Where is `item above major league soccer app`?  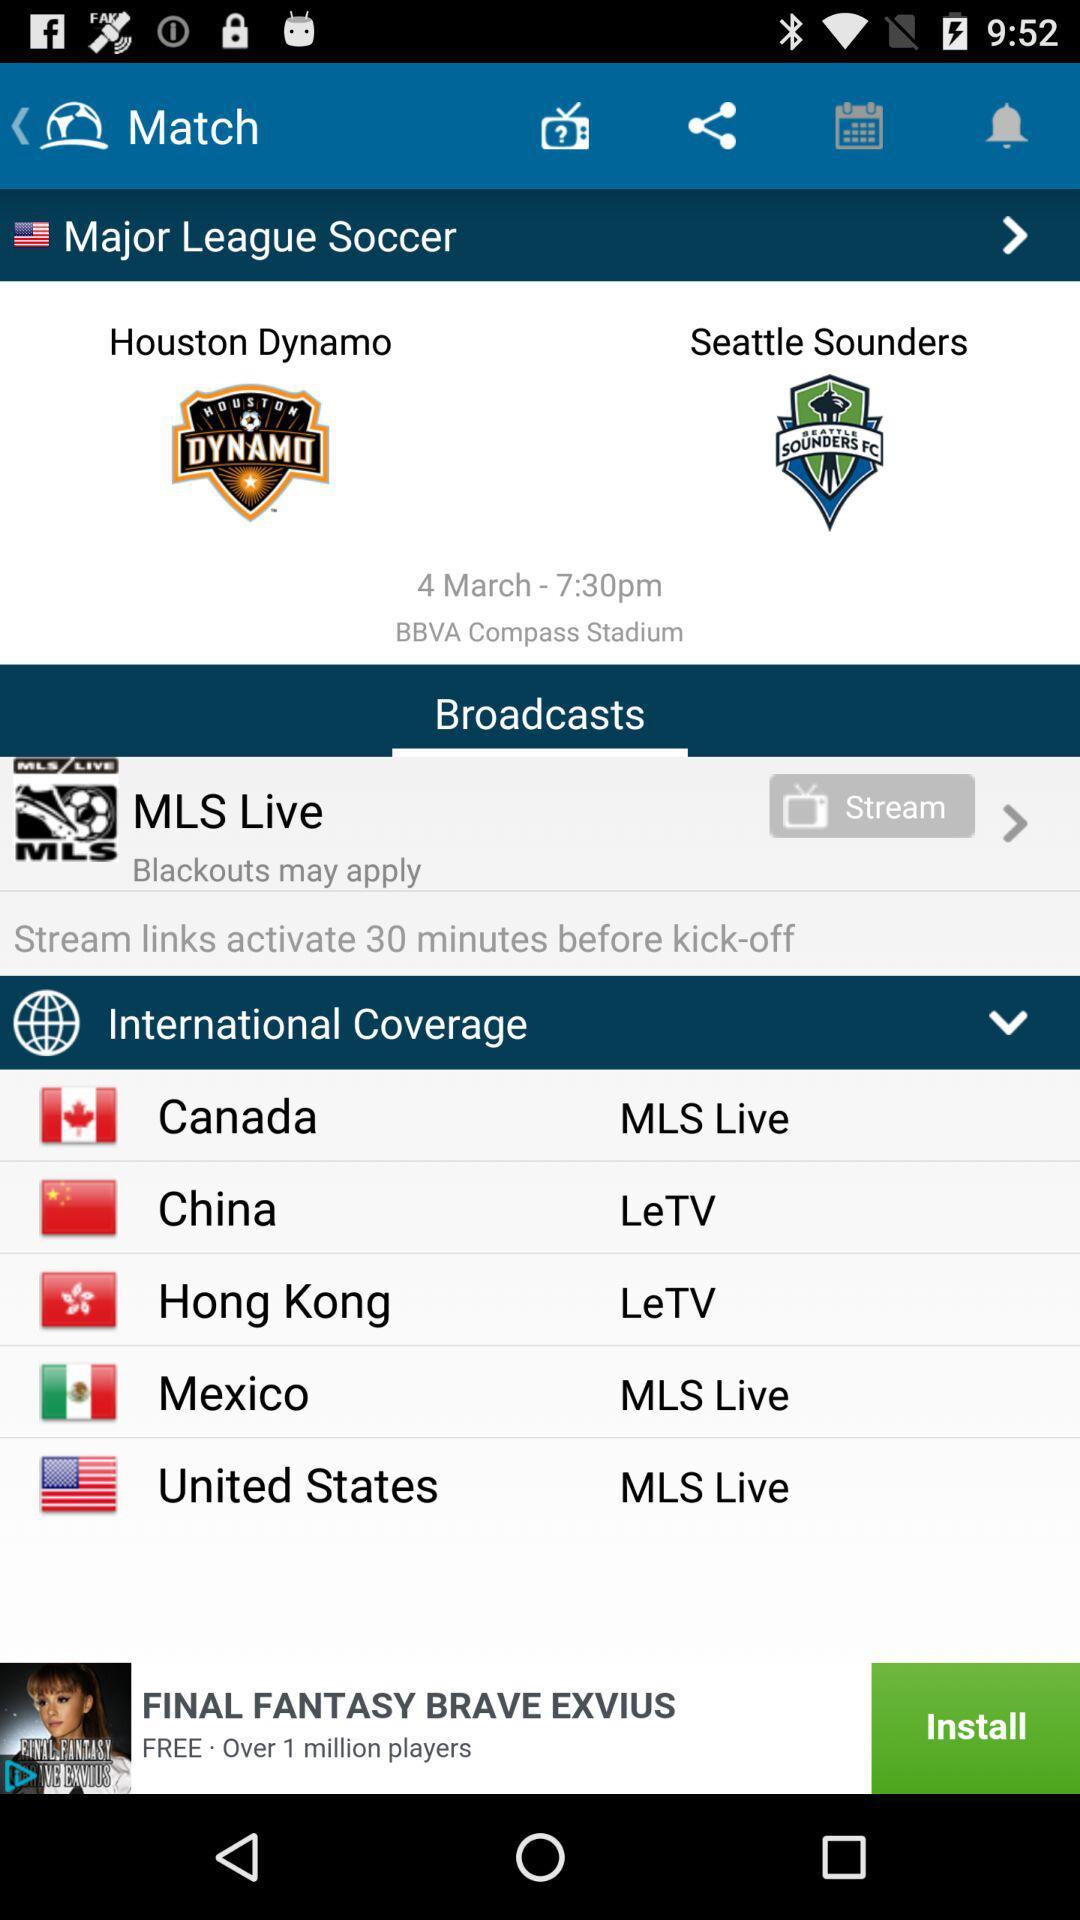
item above major league soccer app is located at coordinates (858, 124).